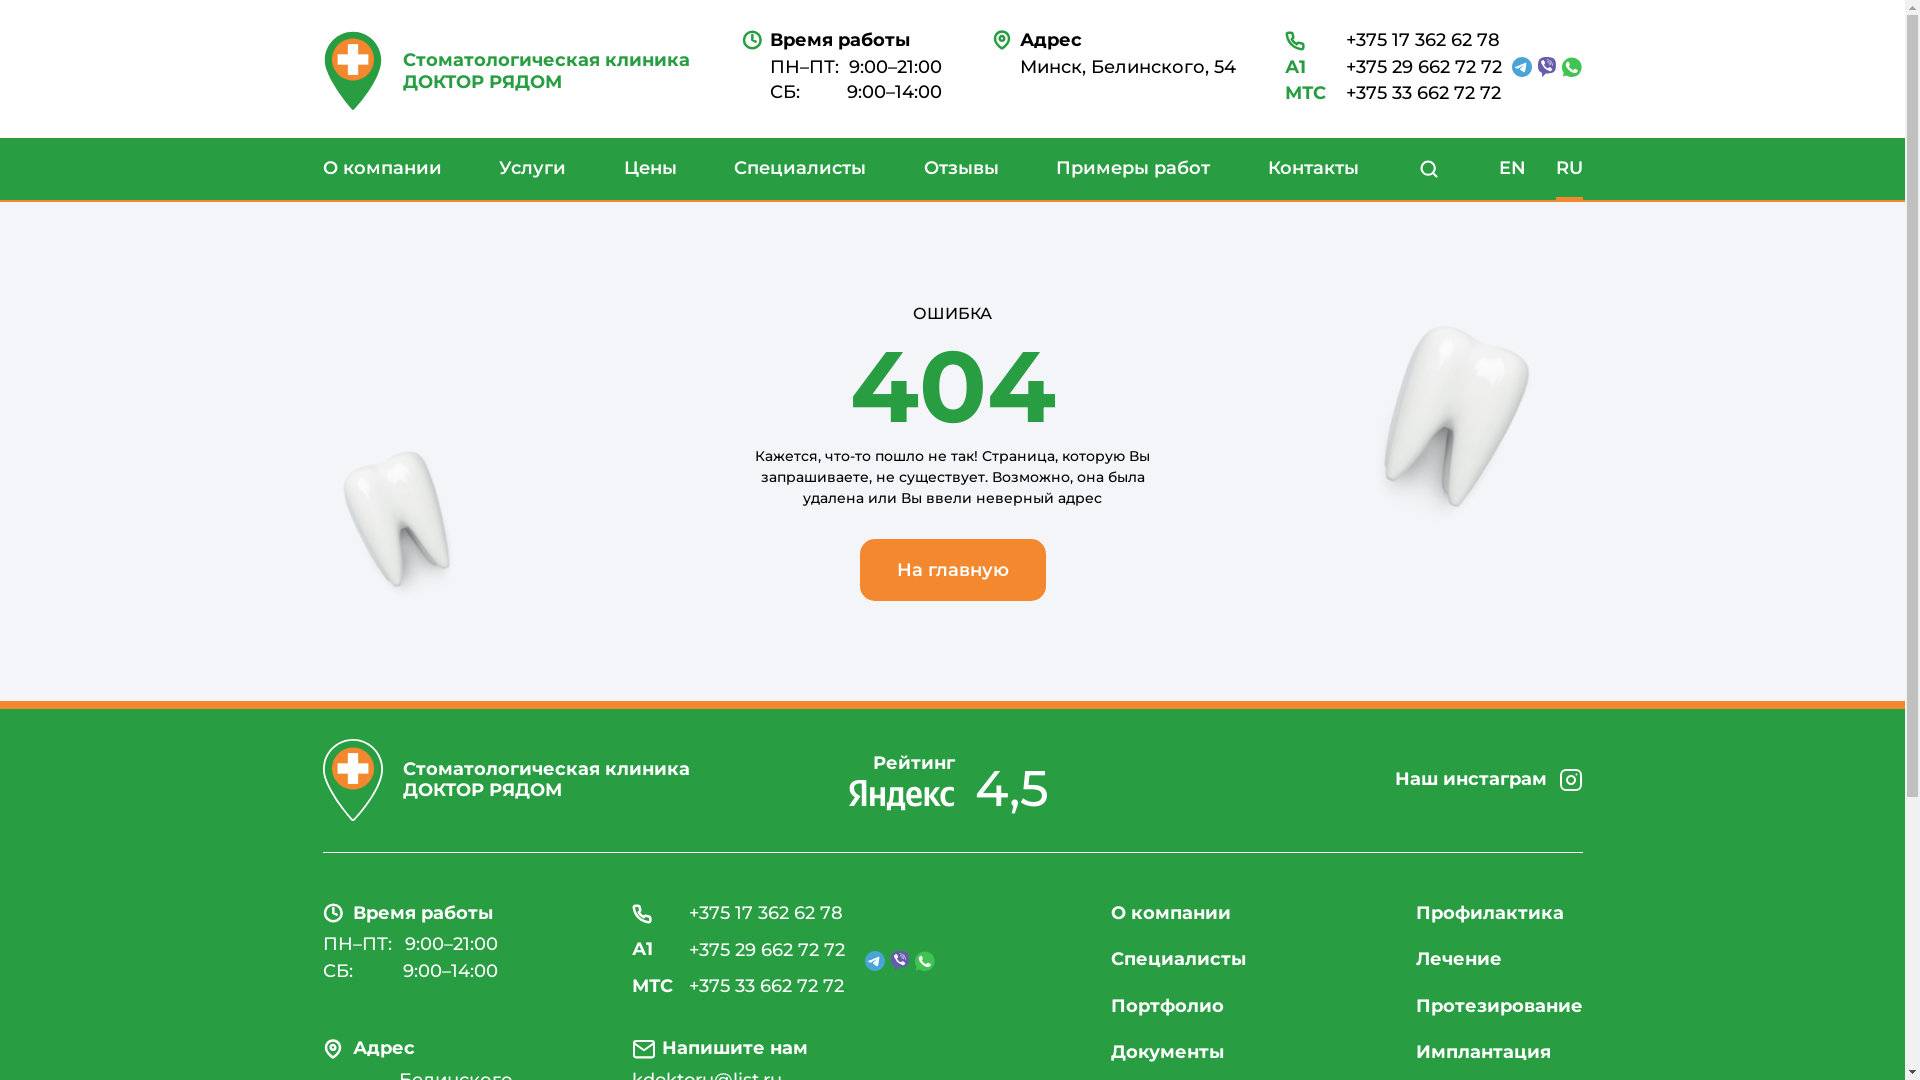 The height and width of the screenshot is (1080, 1920). What do you see at coordinates (1391, 41) in the screenshot?
I see `'+375 17 362 62 78'` at bounding box center [1391, 41].